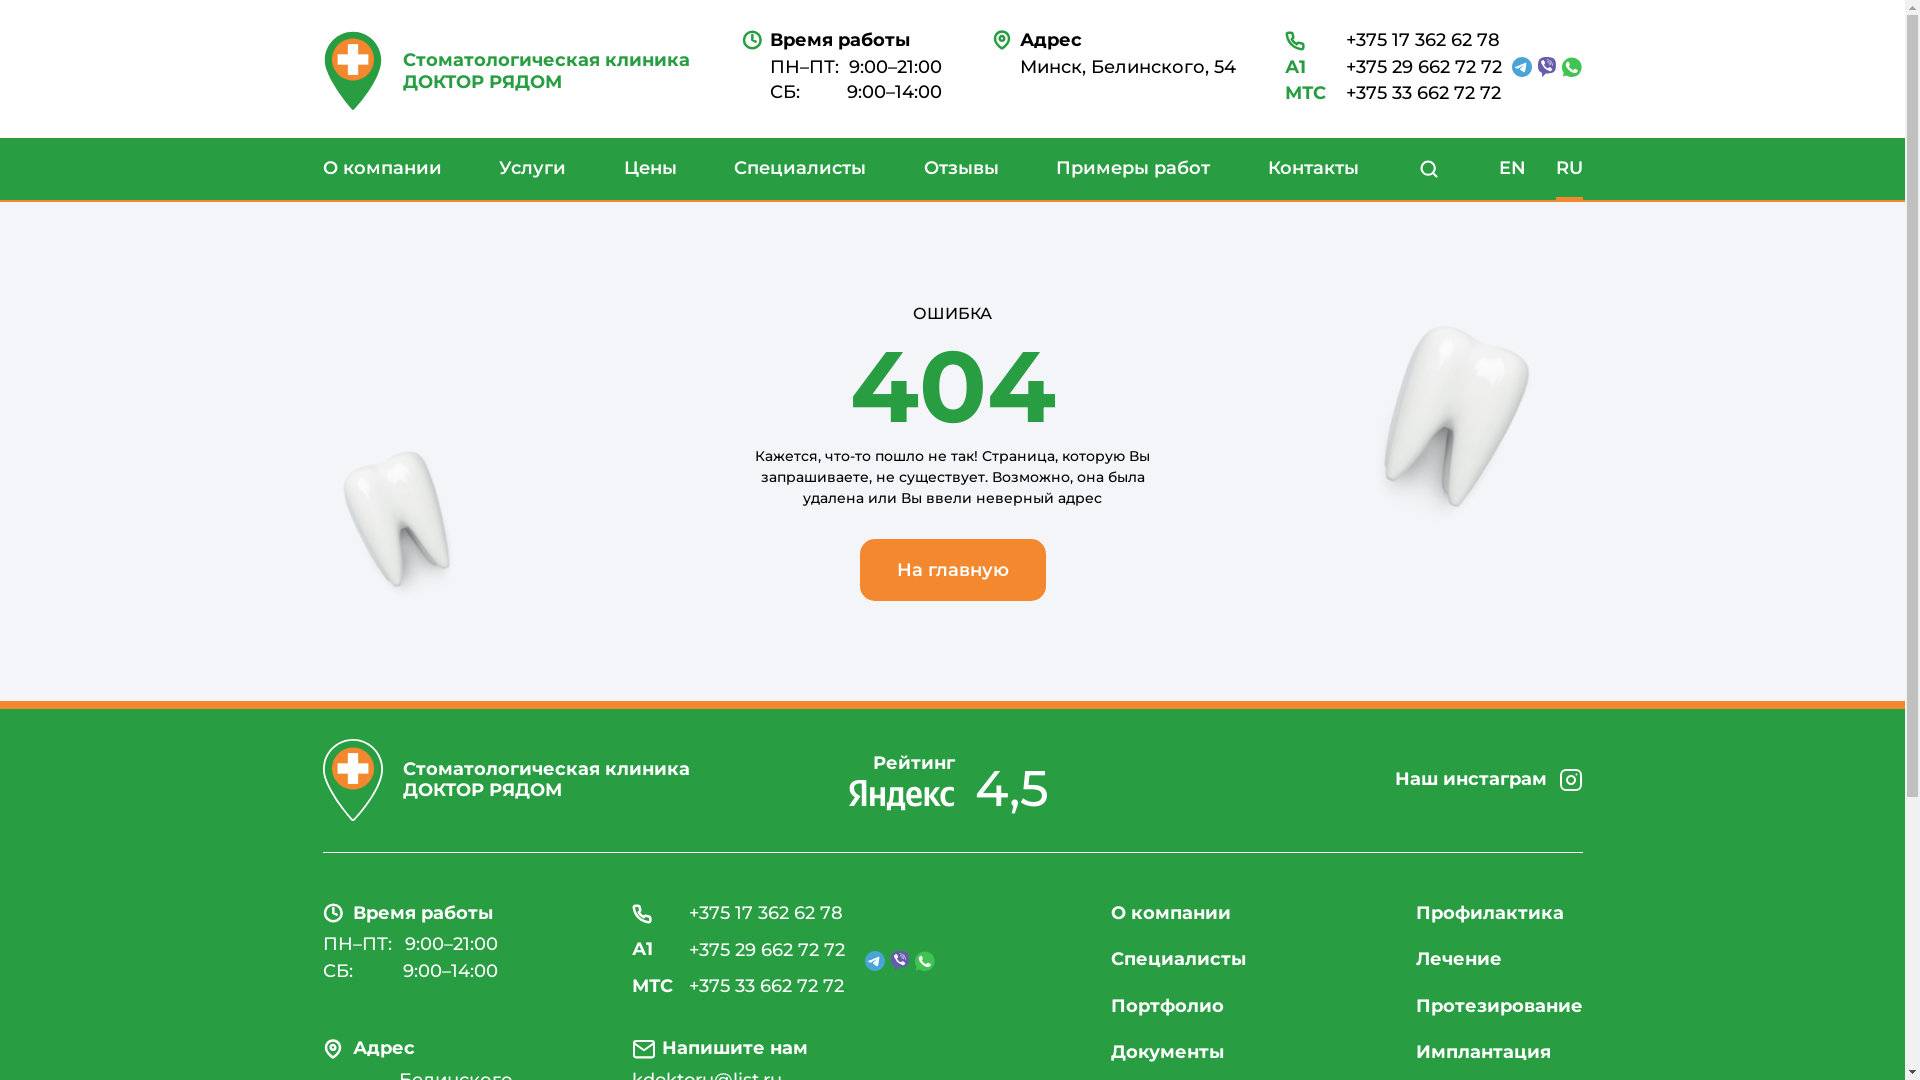 The height and width of the screenshot is (1080, 1920). What do you see at coordinates (1391, 41) in the screenshot?
I see `'+375 17 362 62 78'` at bounding box center [1391, 41].